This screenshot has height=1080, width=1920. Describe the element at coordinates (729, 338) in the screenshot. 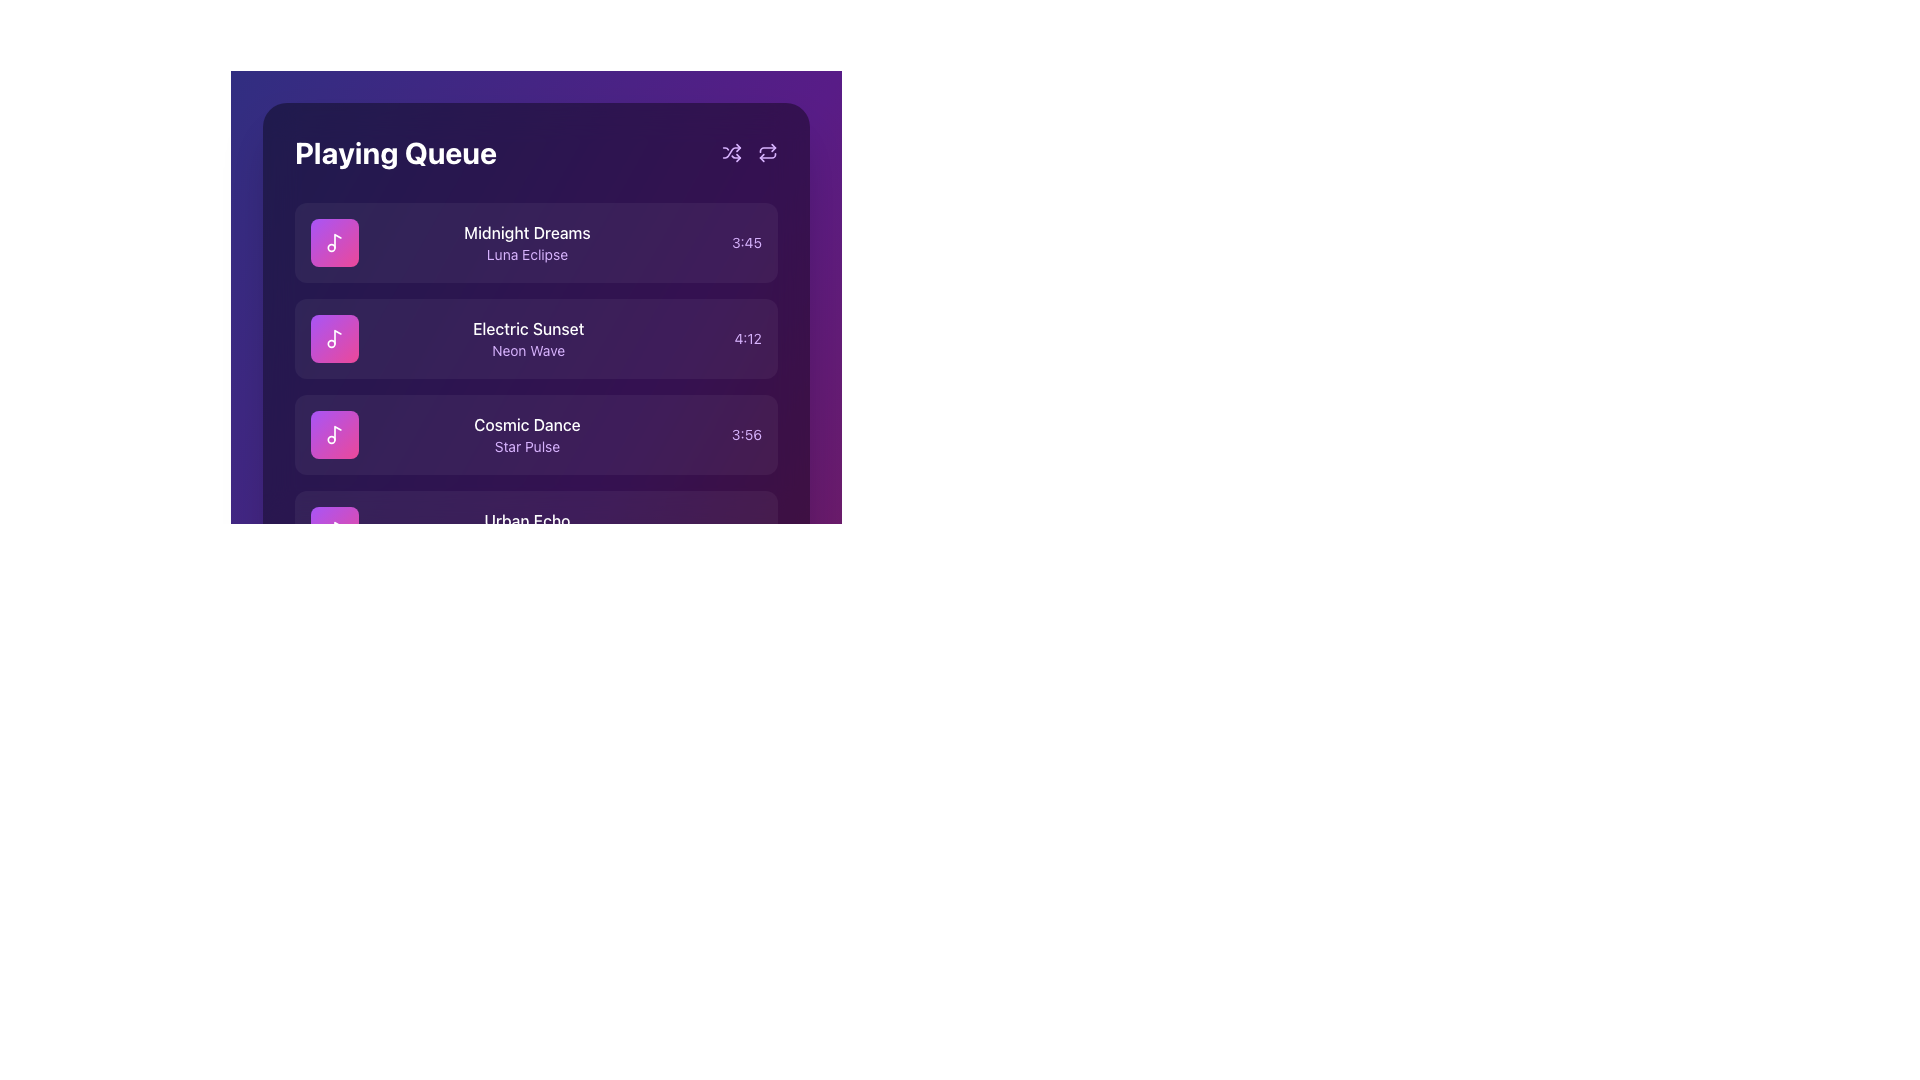

I see `the displayed time information of the track 'Electric Sunset' from the Label positioned at the end of its row in the 'Playing Queue'` at that location.